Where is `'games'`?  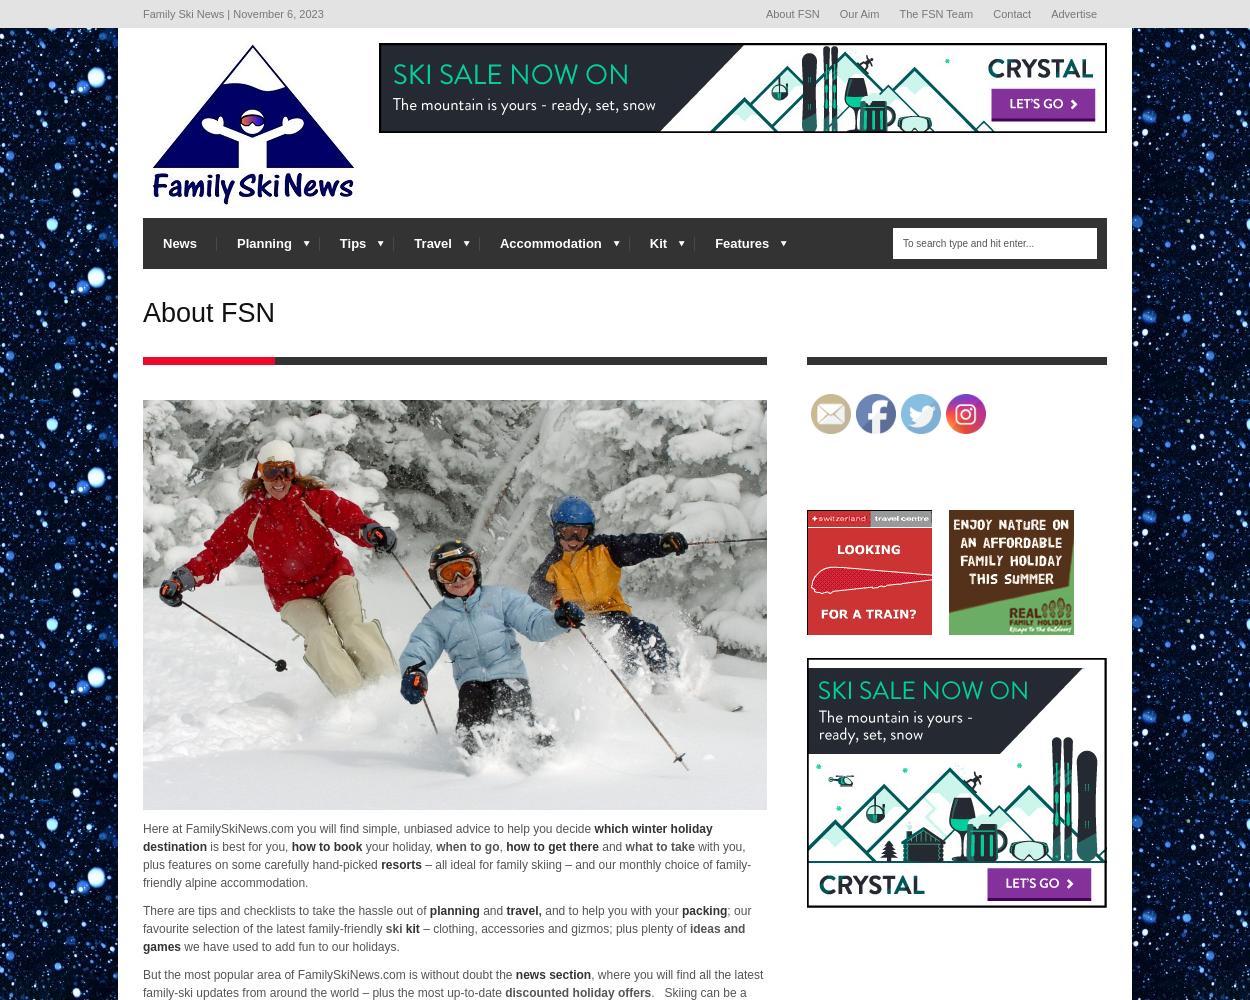 'games' is located at coordinates (162, 945).